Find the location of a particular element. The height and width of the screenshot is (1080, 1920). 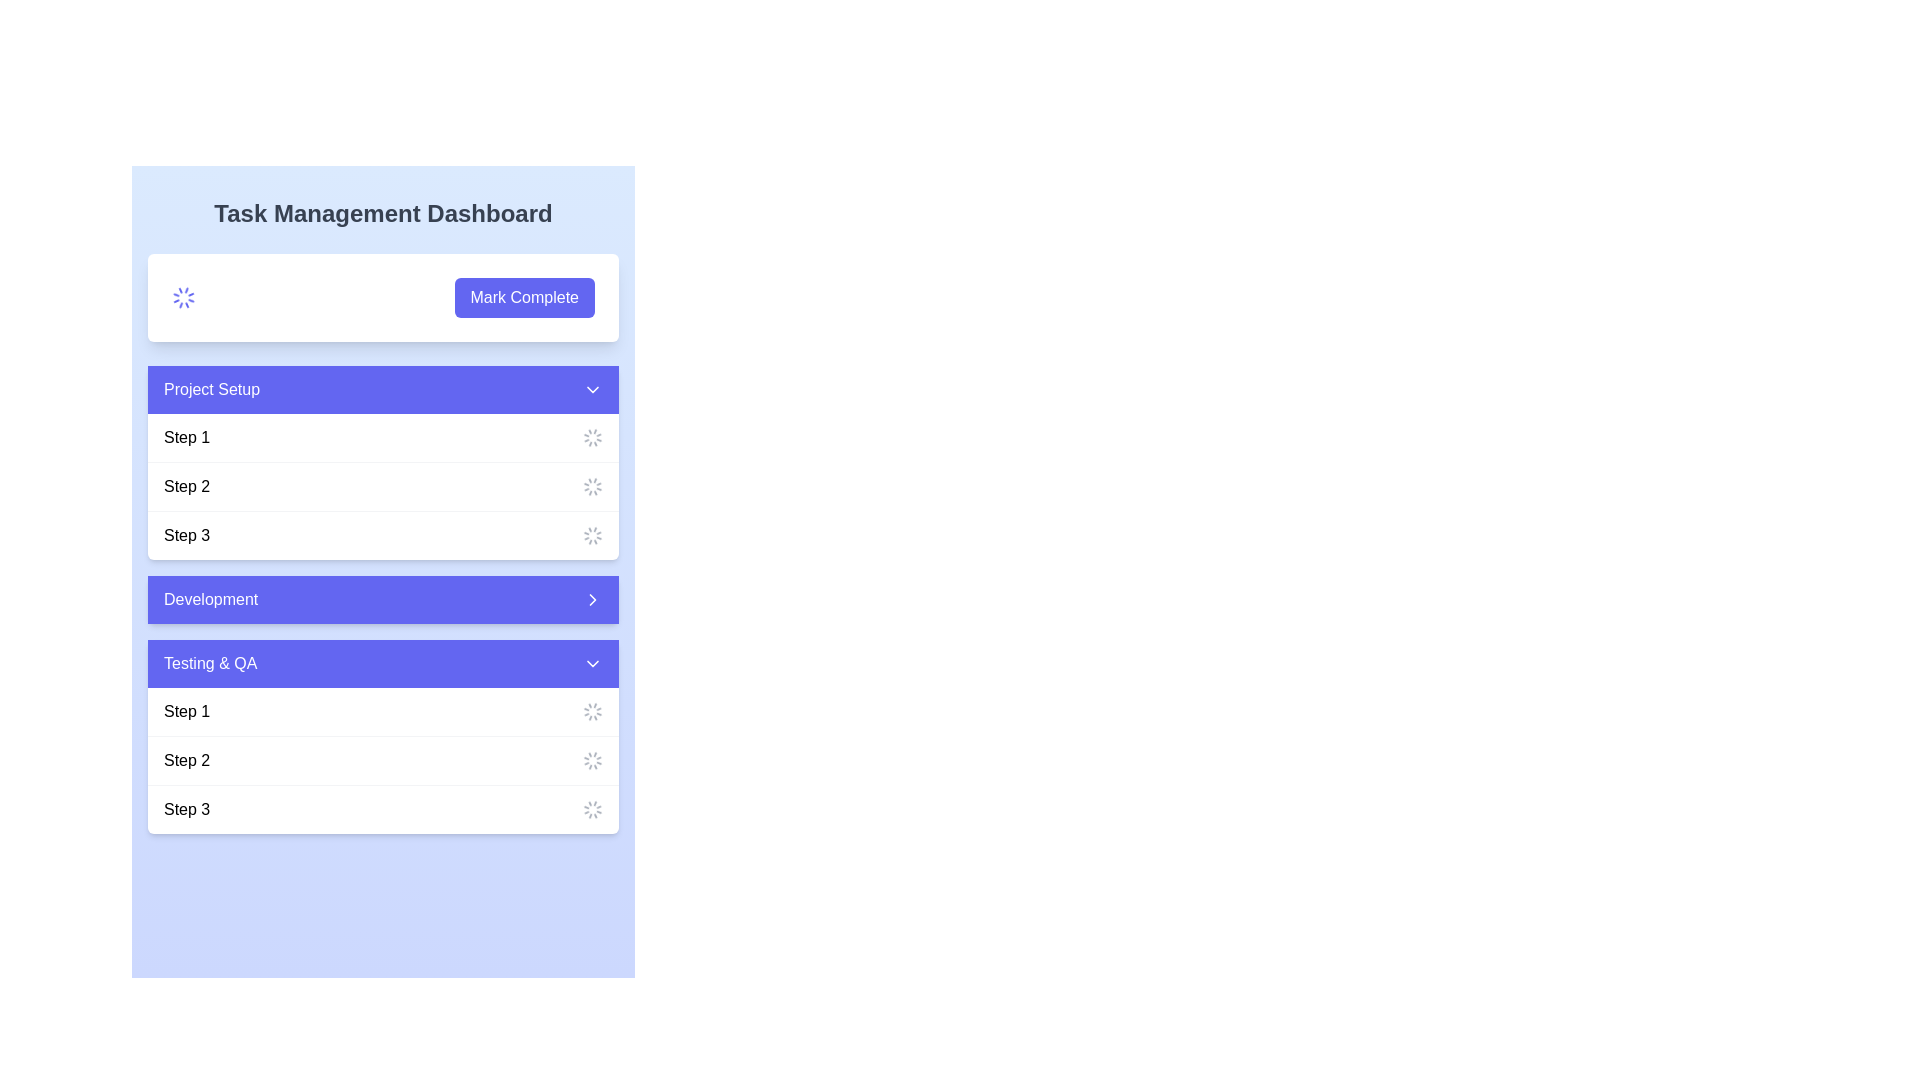

the 'Development' text label within the collapsible menu that has a vibrant purple background and is part of a vertical list of sections is located at coordinates (211, 599).